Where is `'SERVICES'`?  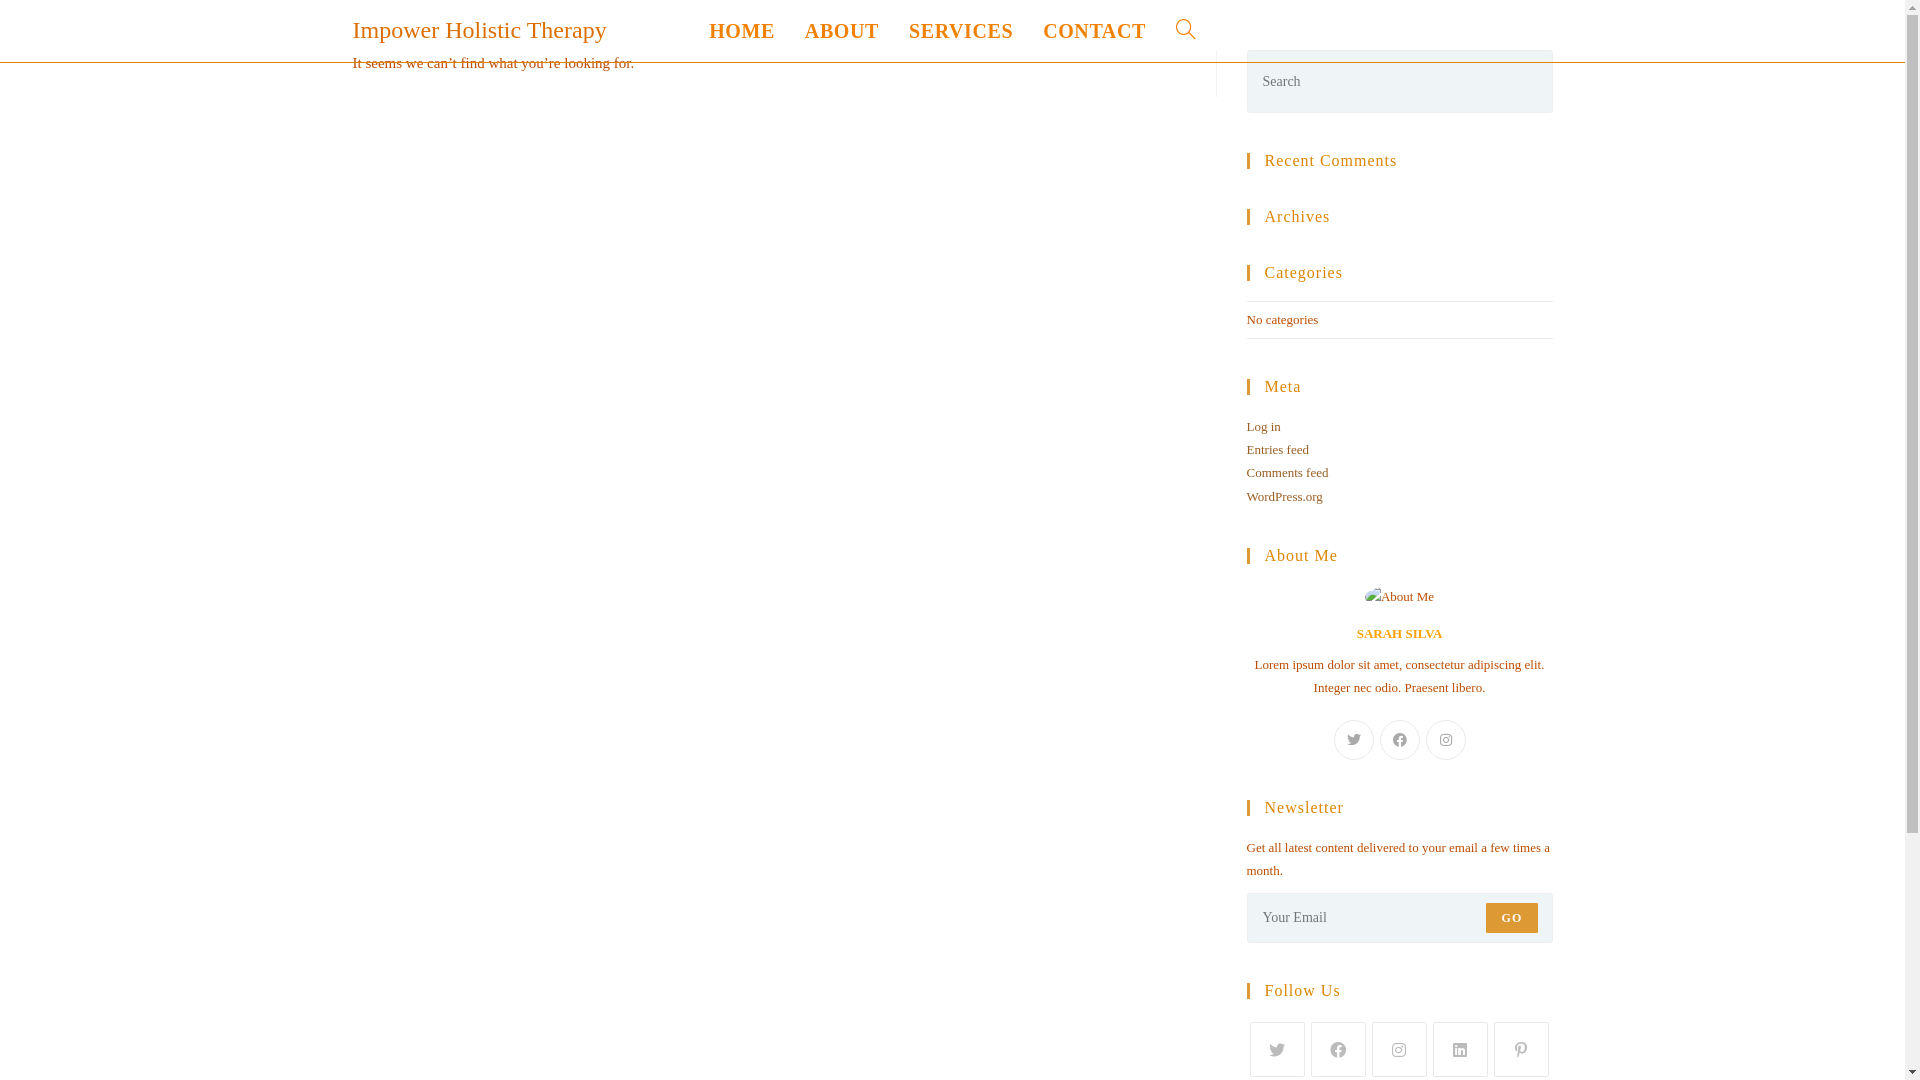 'SERVICES' is located at coordinates (960, 30).